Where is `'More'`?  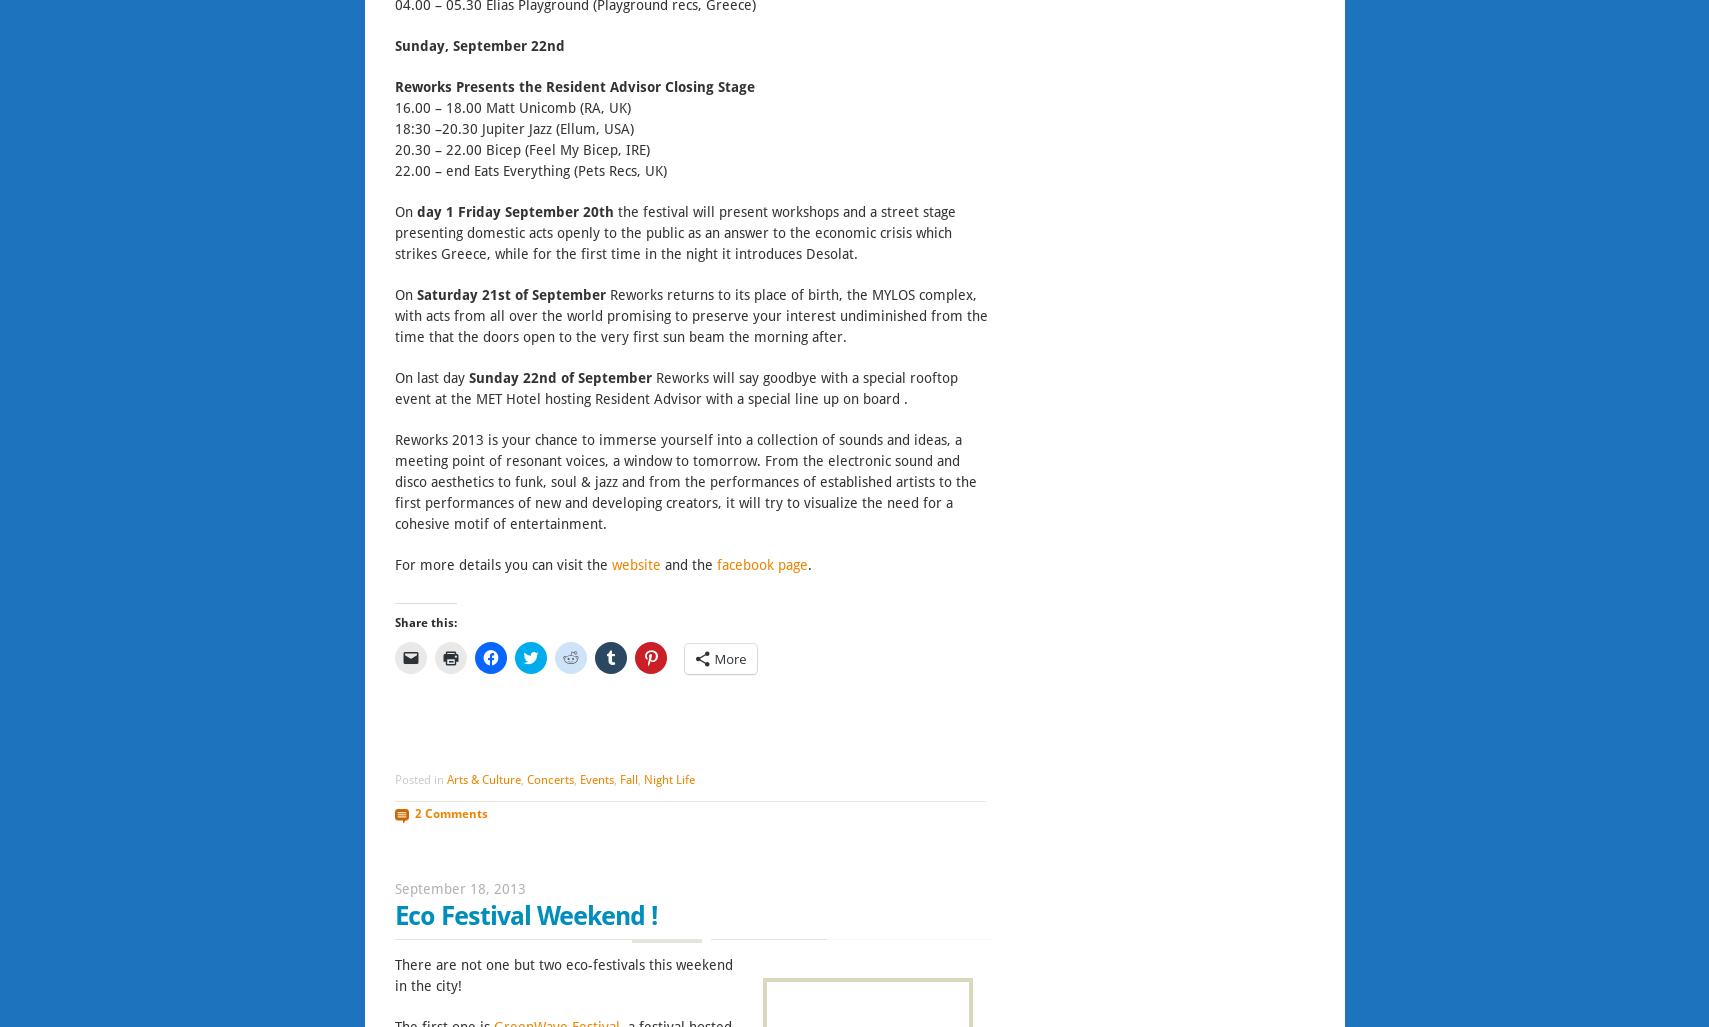 'More' is located at coordinates (729, 658).